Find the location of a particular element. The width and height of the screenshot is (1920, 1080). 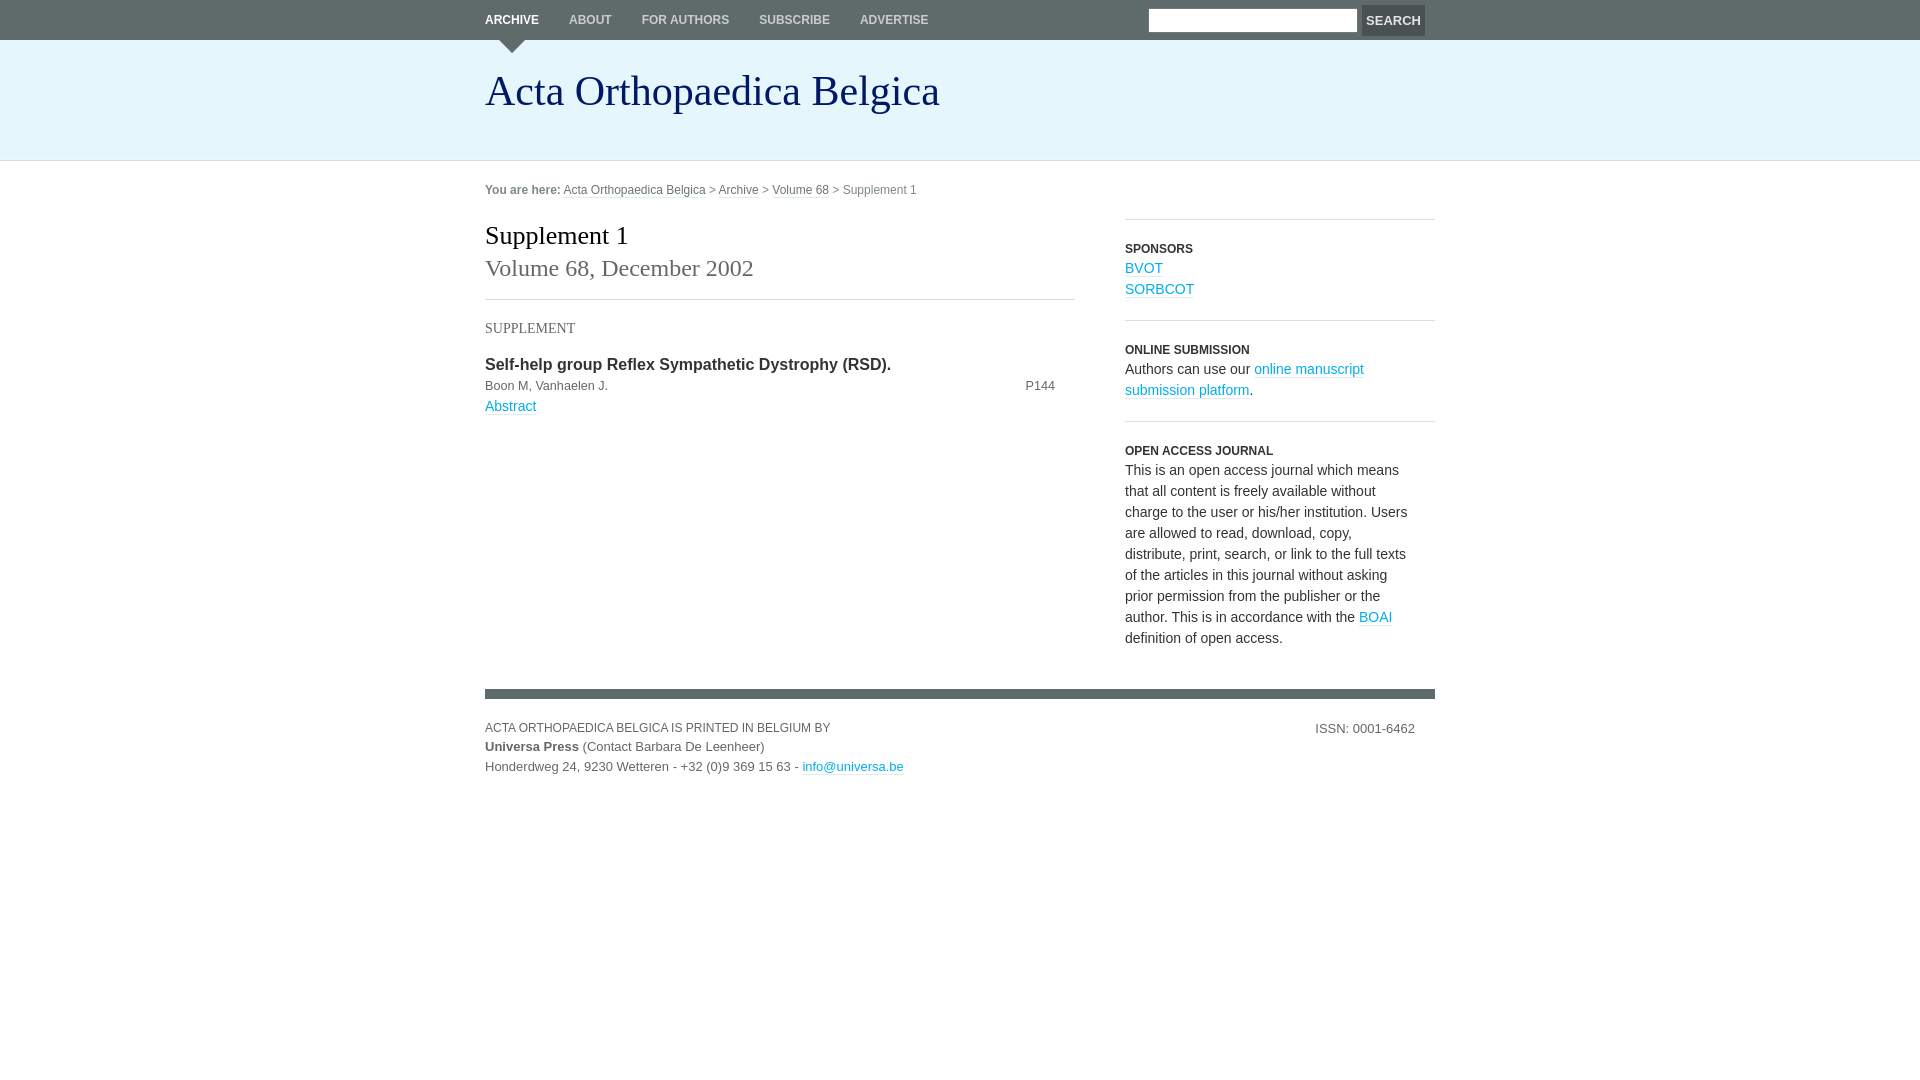

'online manuscript submission platform' is located at coordinates (1243, 380).